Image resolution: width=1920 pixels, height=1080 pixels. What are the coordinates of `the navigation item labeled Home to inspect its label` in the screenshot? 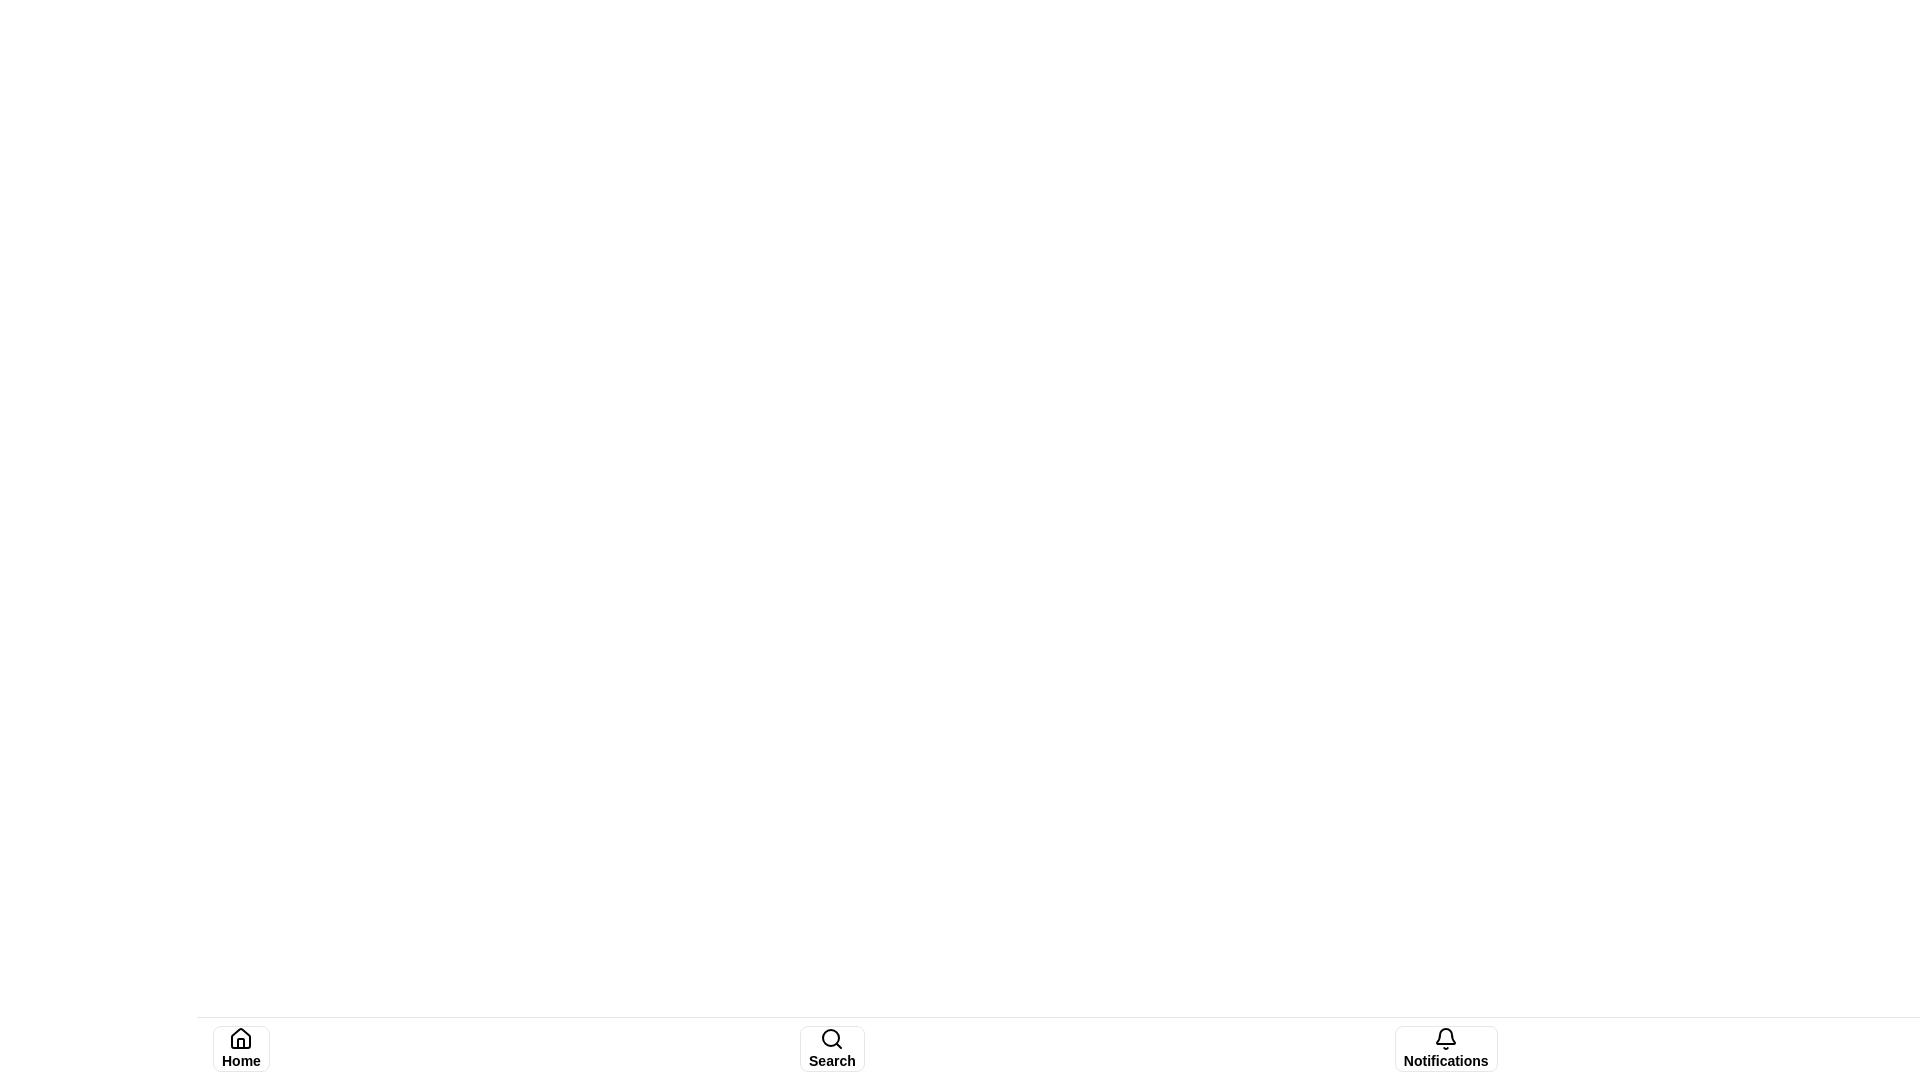 It's located at (240, 1048).